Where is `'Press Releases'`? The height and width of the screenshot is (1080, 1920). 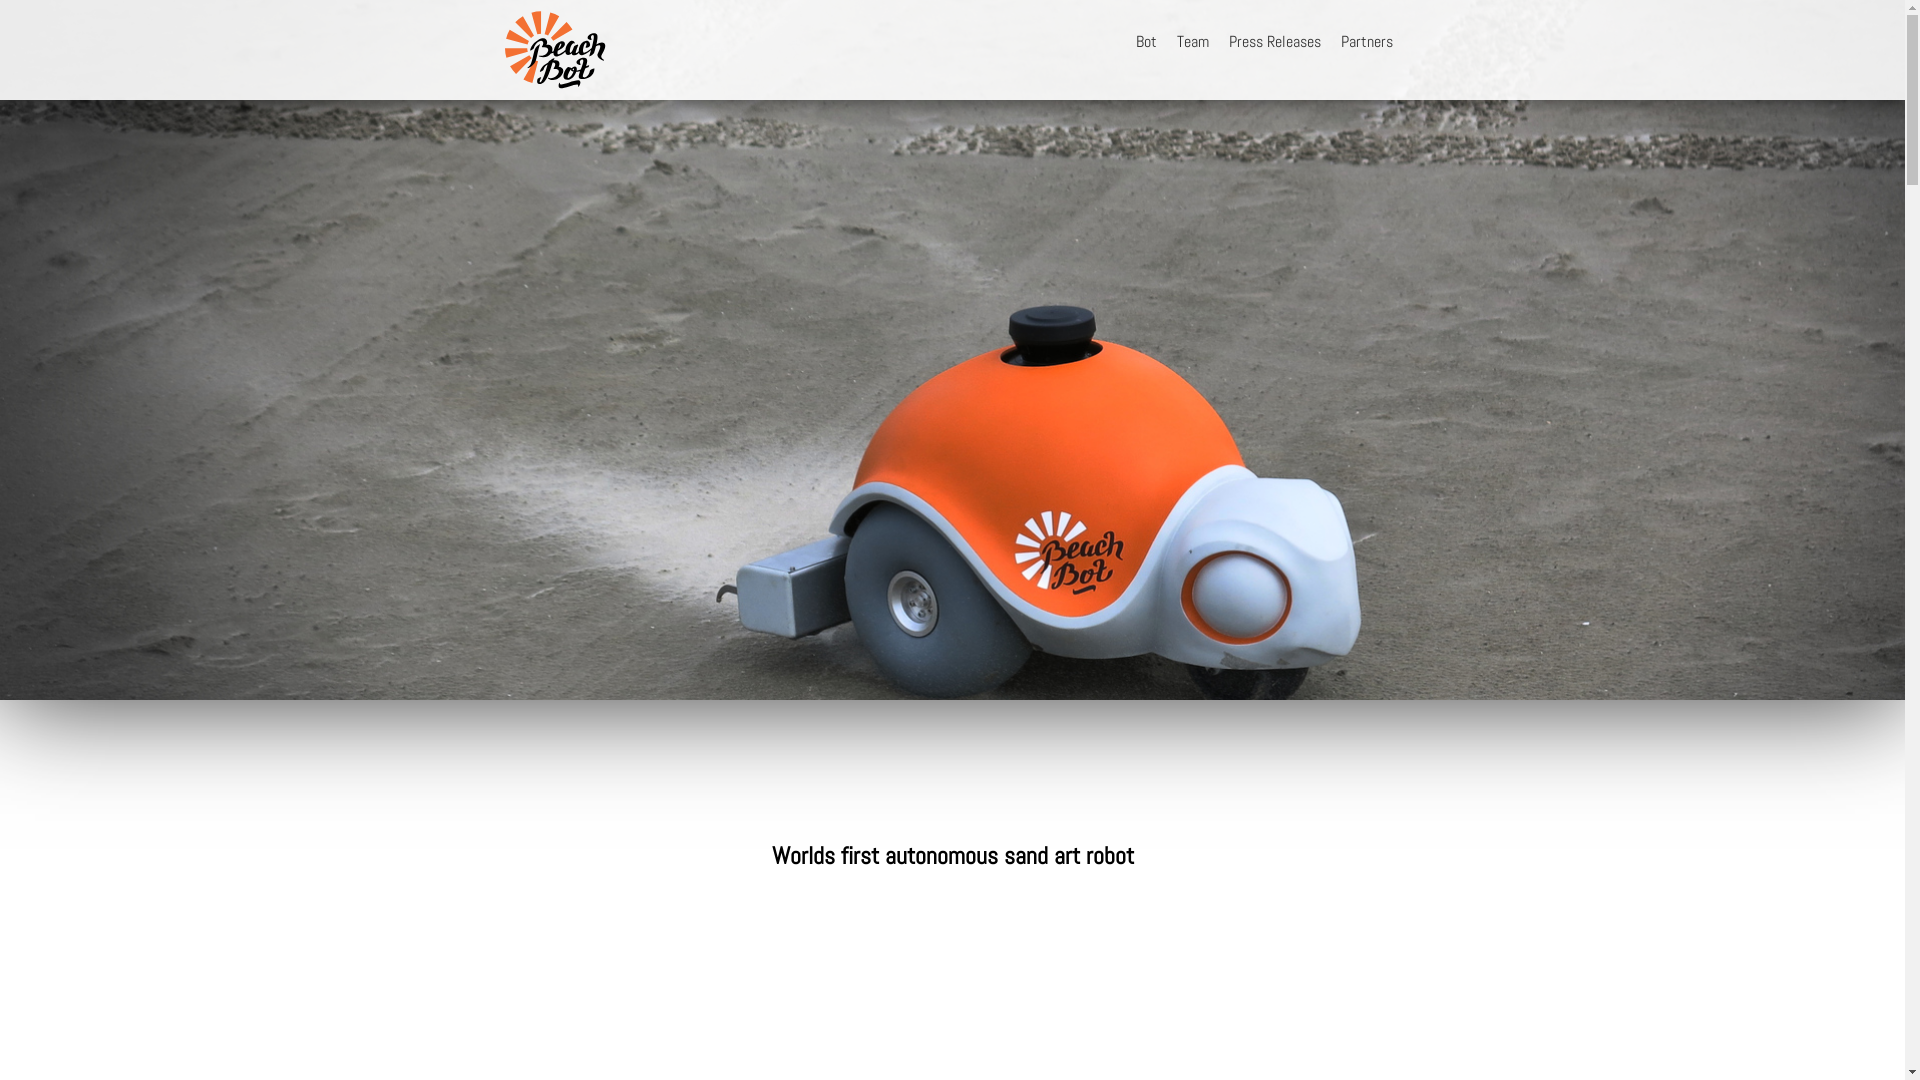
'Press Releases' is located at coordinates (1217, 41).